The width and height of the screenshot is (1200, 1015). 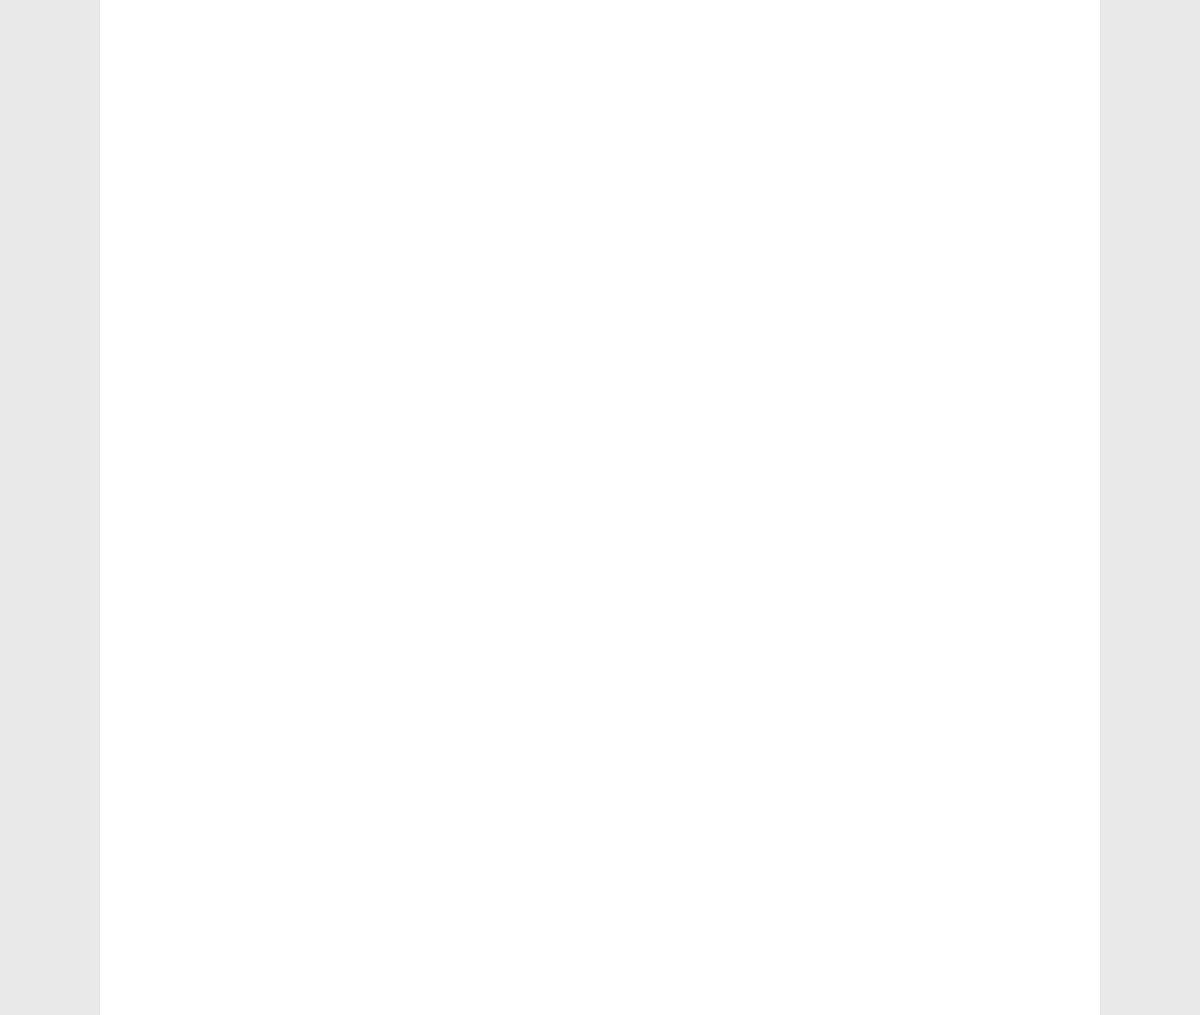 What do you see at coordinates (914, 706) in the screenshot?
I see `'Free Maths Tools'` at bounding box center [914, 706].